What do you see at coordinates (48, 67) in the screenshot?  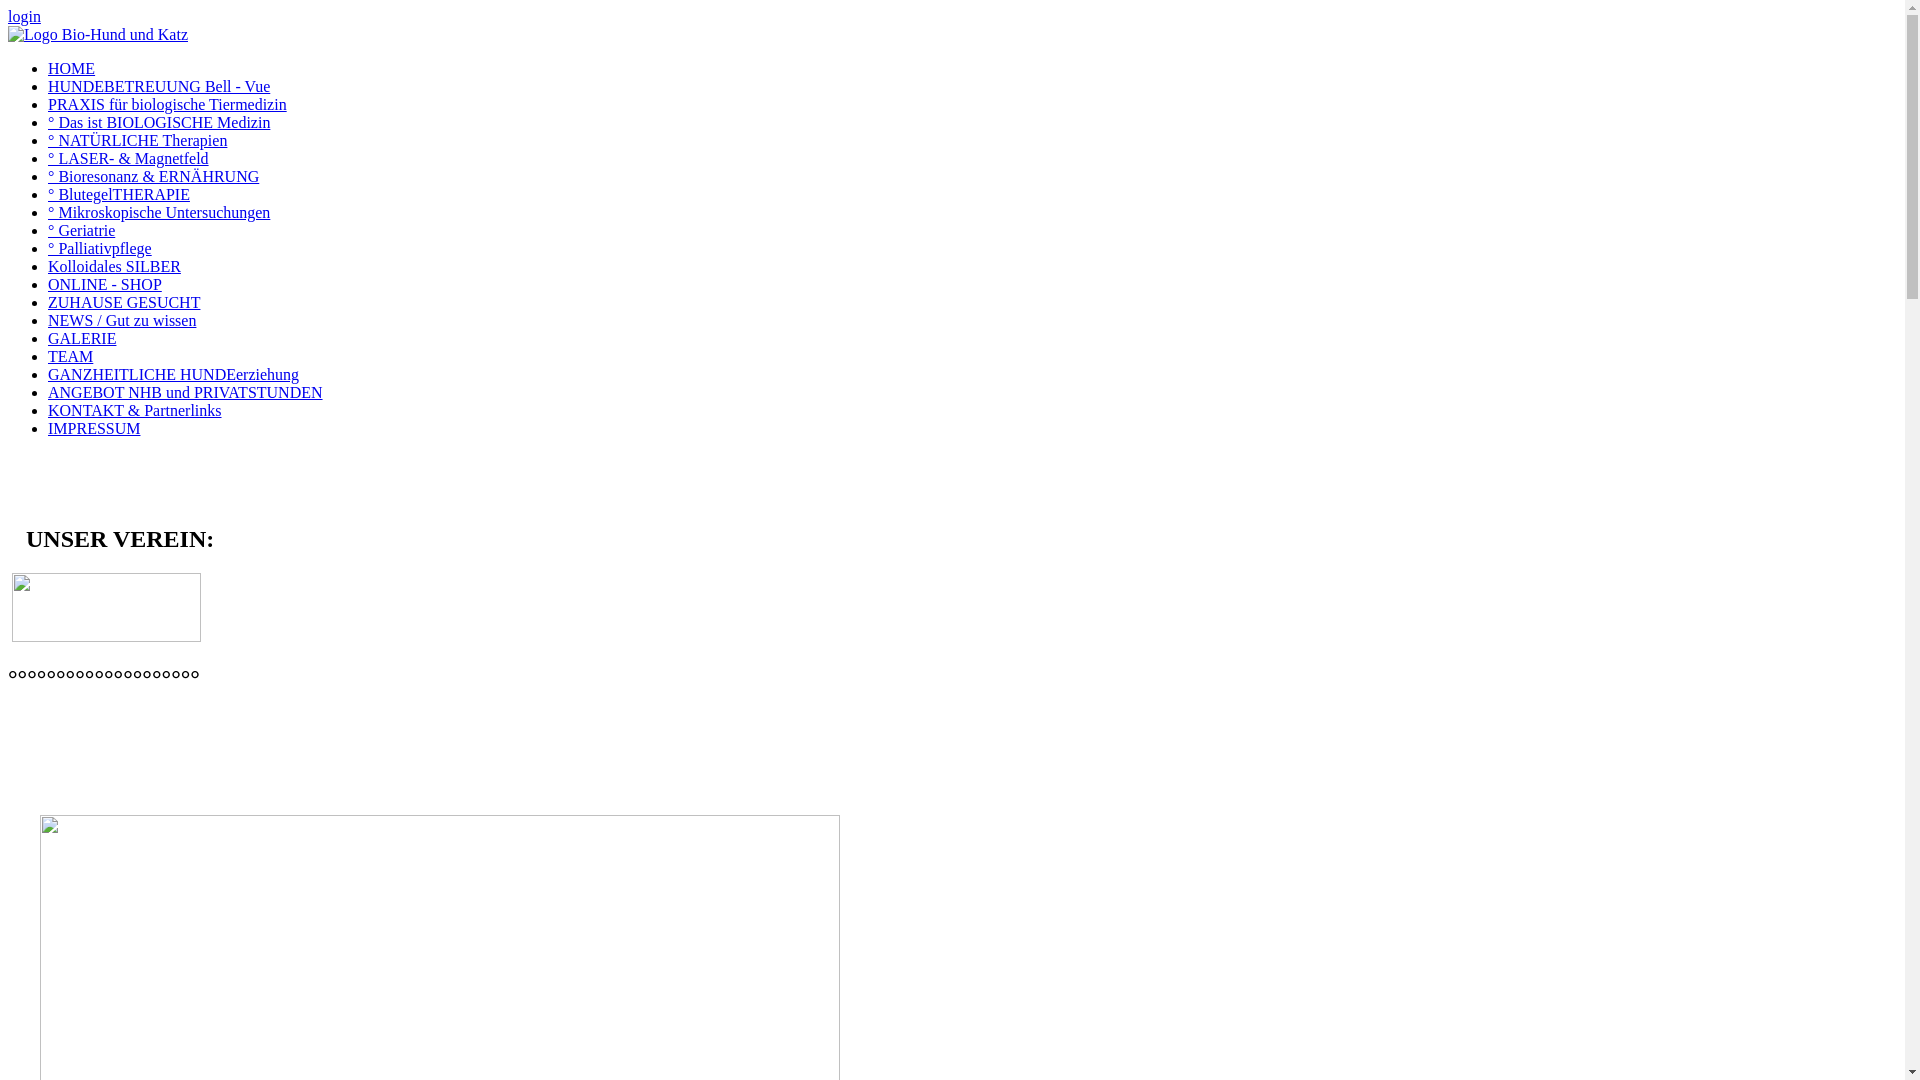 I see `'HOME'` at bounding box center [48, 67].